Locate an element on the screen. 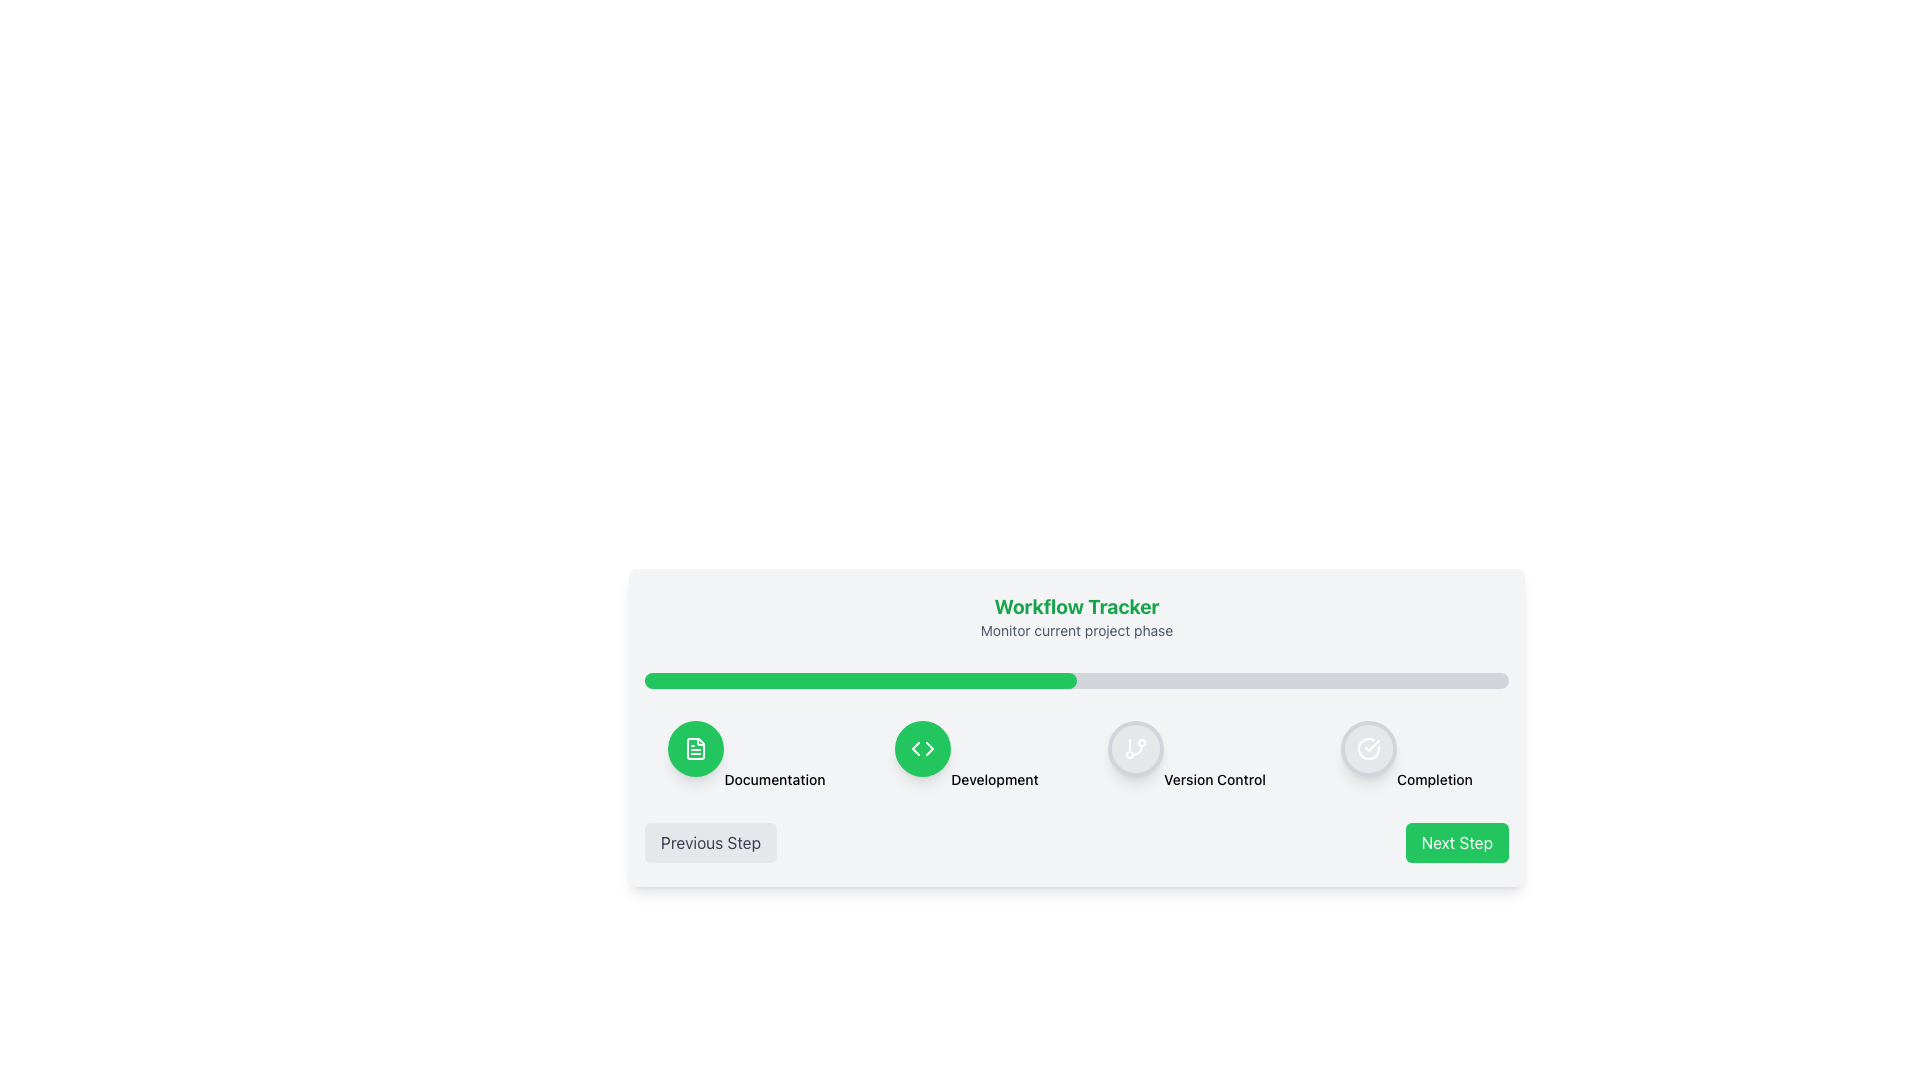  the grid element containing items titled 'Documentation', 'Development', 'Version Control', and 'Completion' located in the middle-lower section of the interface is located at coordinates (1075, 756).